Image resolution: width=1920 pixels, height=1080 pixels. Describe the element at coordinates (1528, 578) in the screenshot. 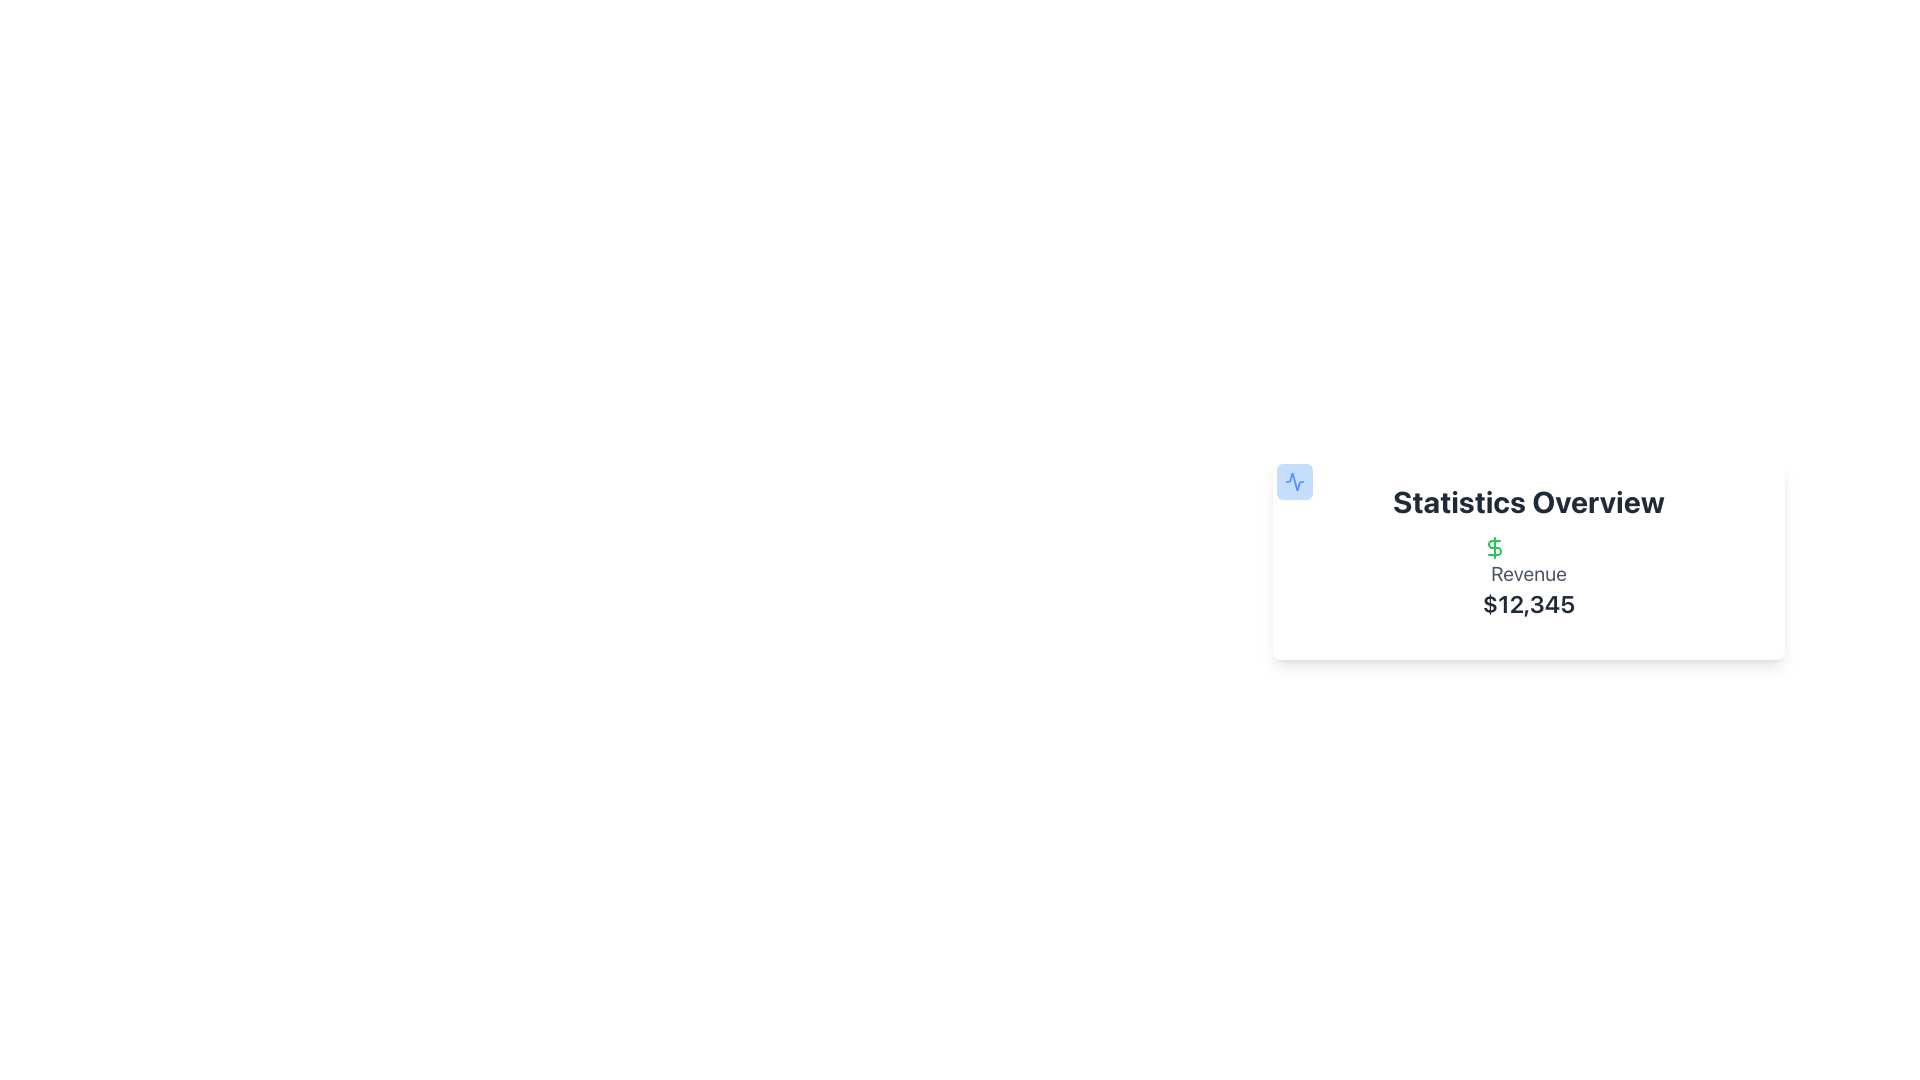

I see `the TextBlock displaying a green dollar sign, the label 'Revenue', and the value '$12,345' located in the 'Statistics Overview' box` at that location.